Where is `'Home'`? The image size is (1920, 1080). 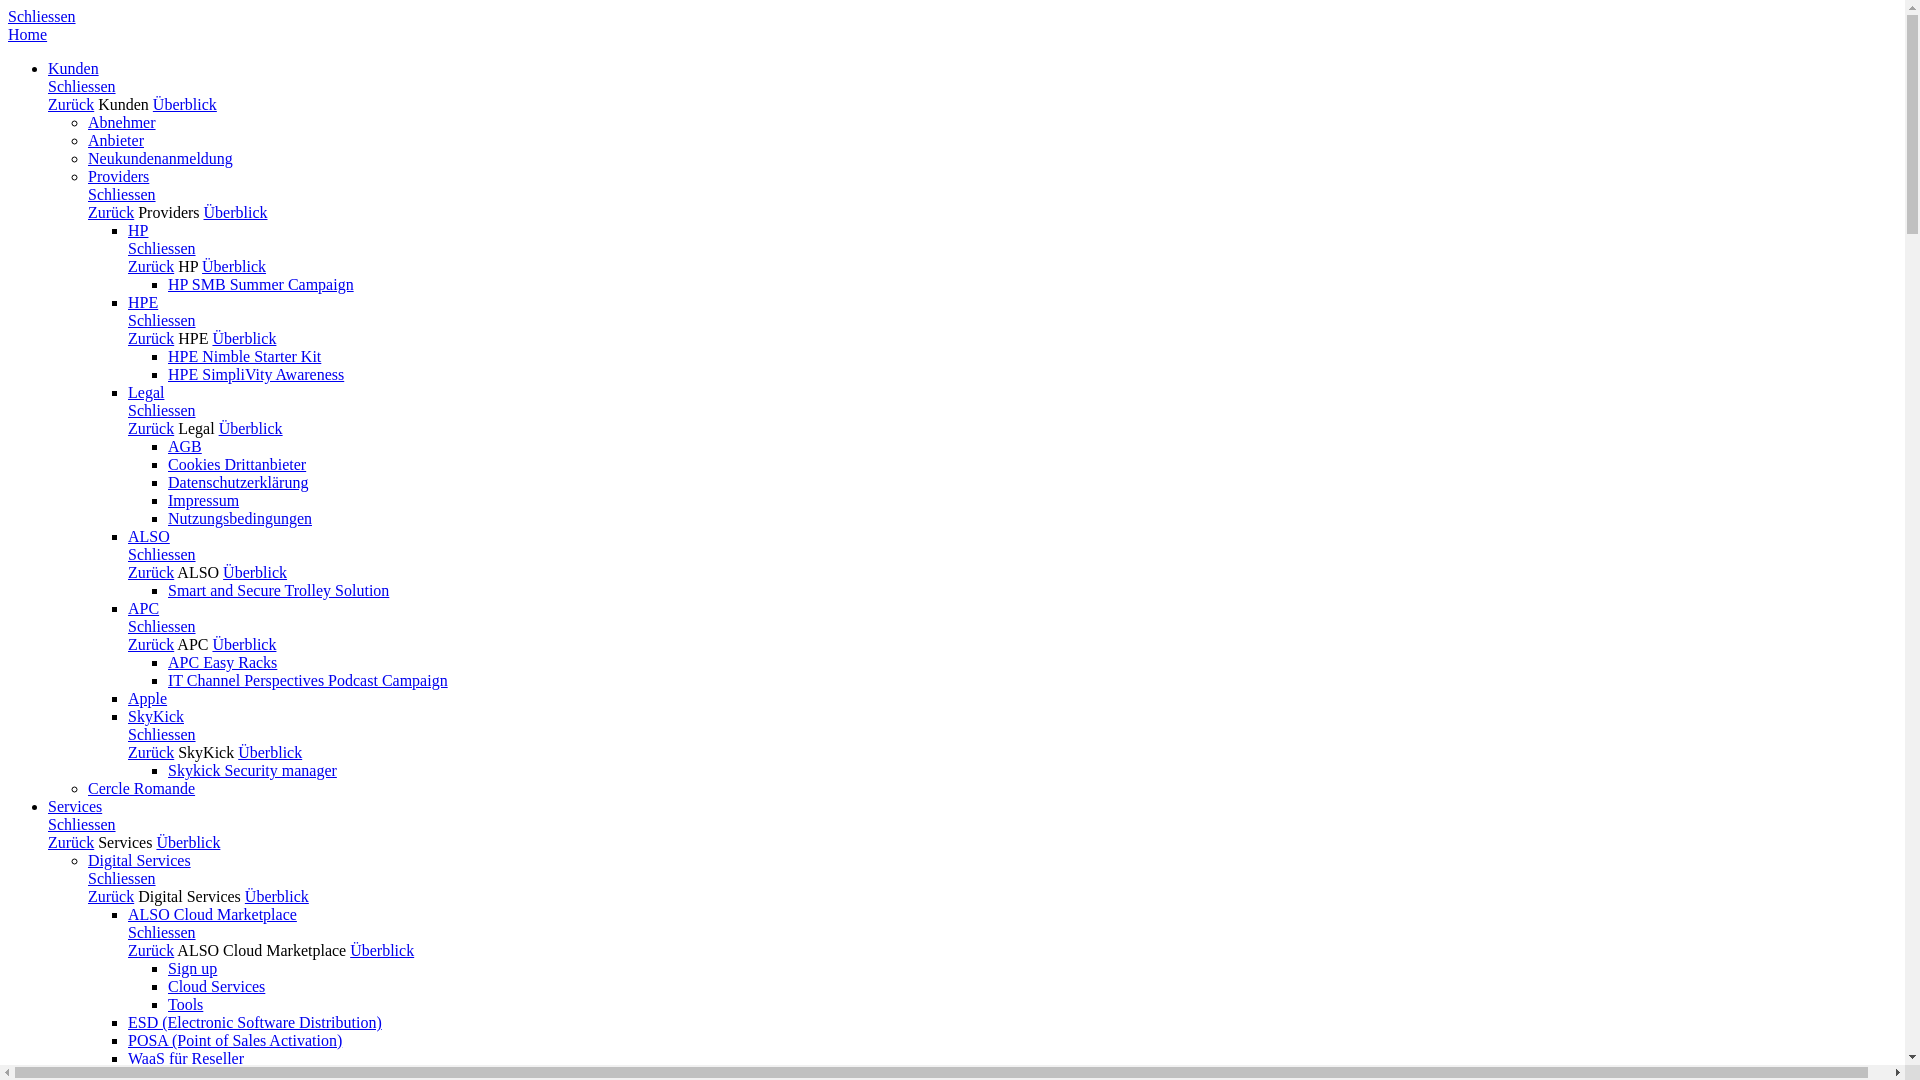 'Home' is located at coordinates (27, 34).